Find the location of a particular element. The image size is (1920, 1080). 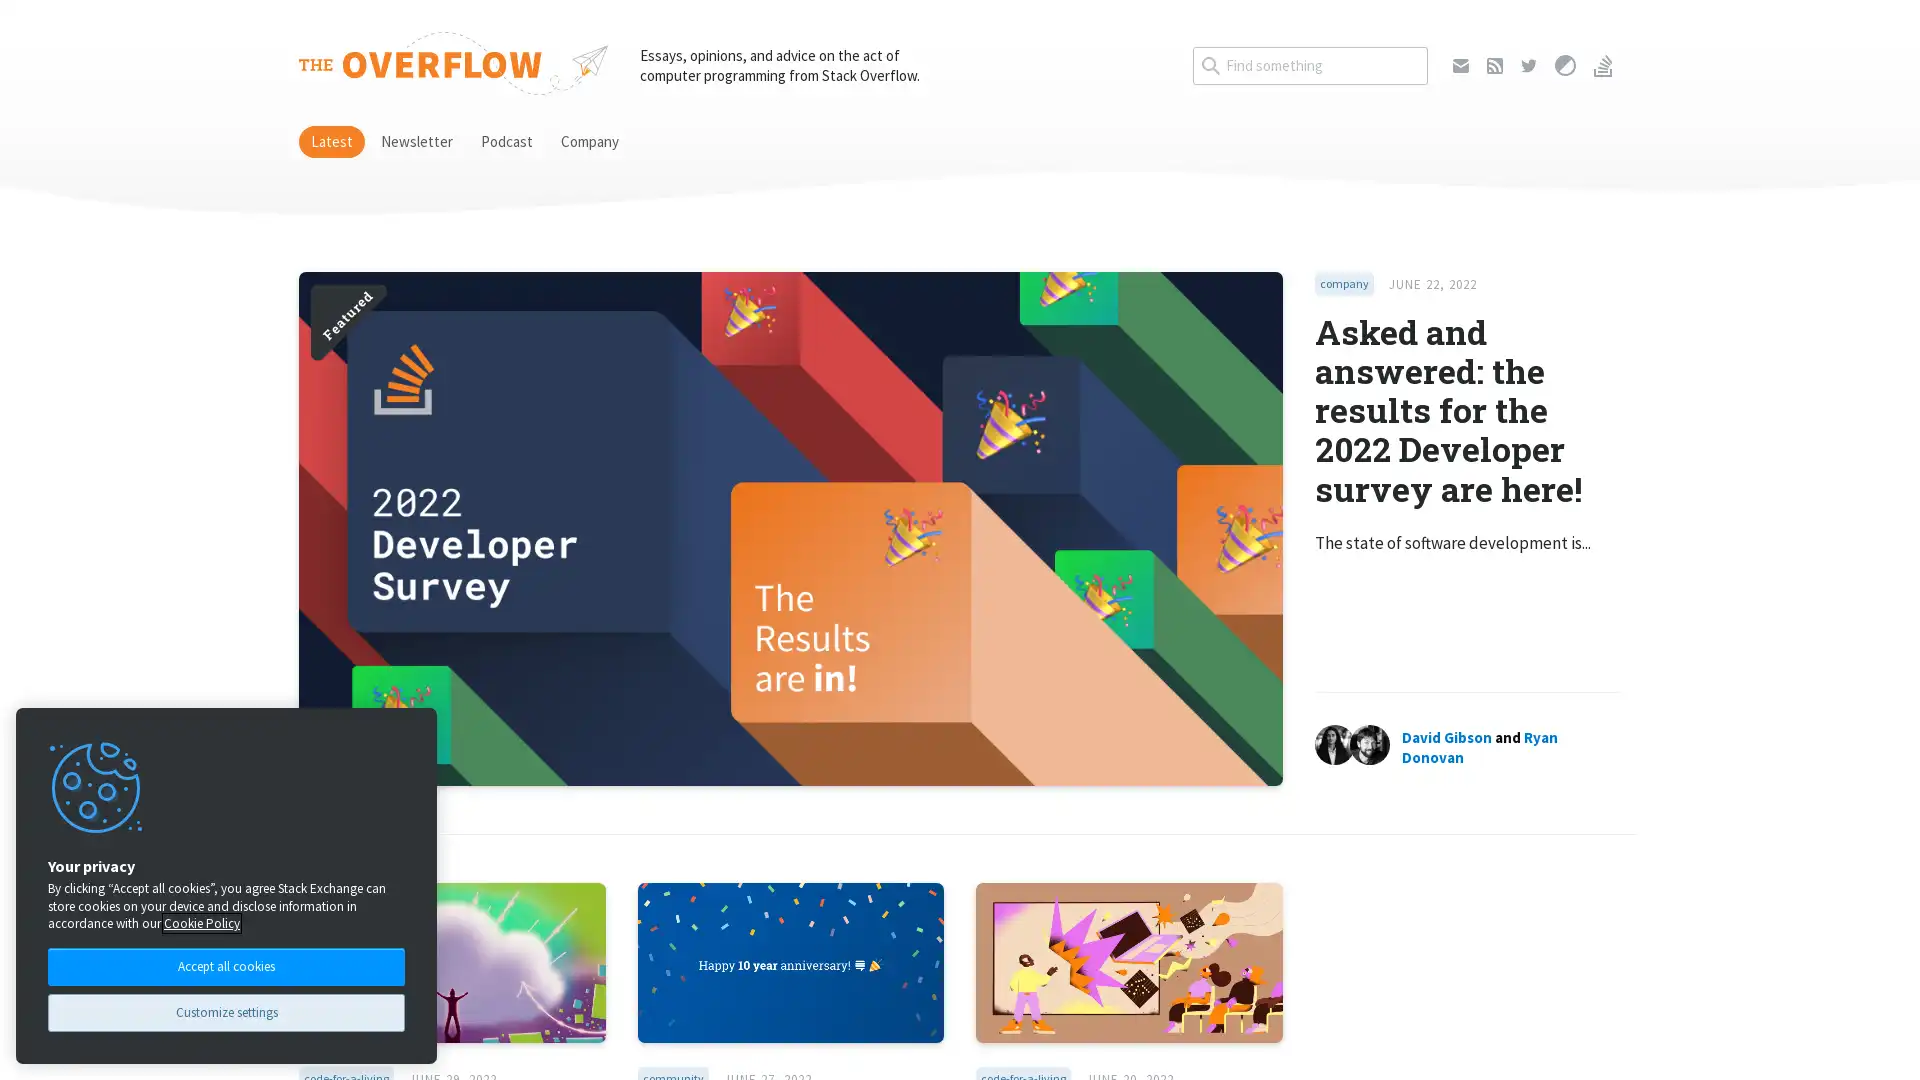

Search is located at coordinates (1426, 45).